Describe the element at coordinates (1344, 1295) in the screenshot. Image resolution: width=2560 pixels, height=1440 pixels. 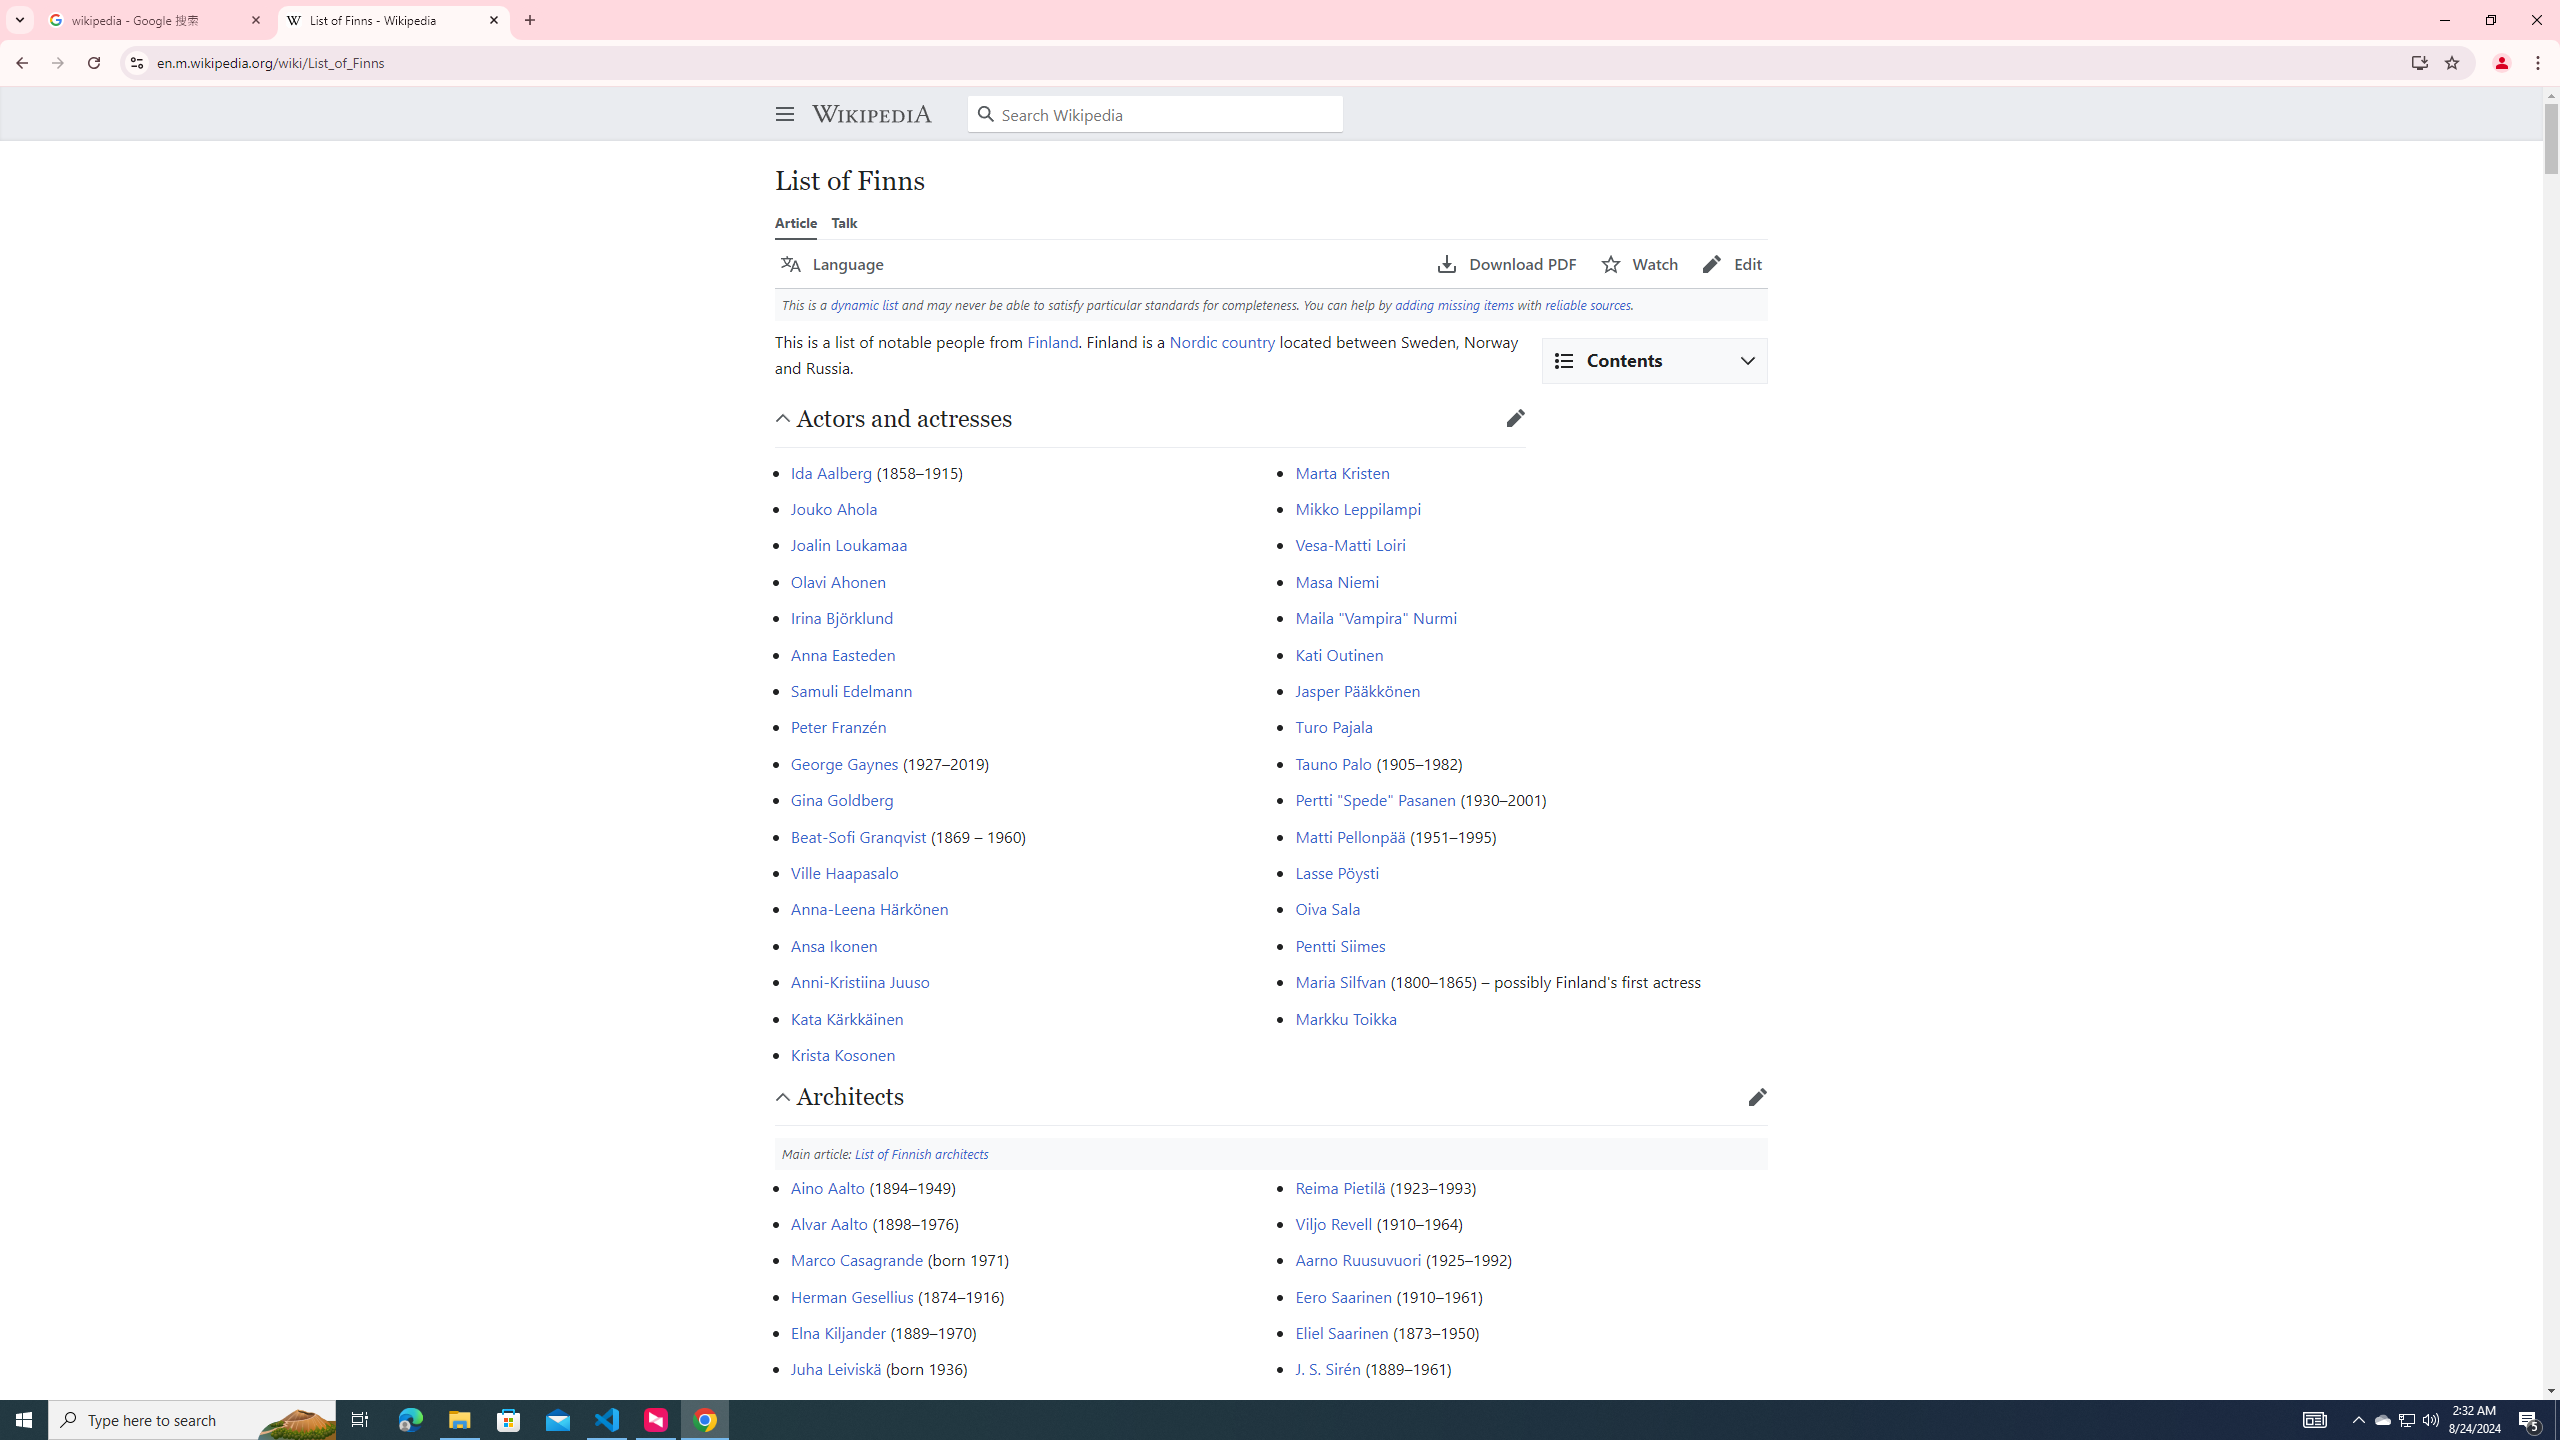
I see `'Eero Saarinen'` at that location.